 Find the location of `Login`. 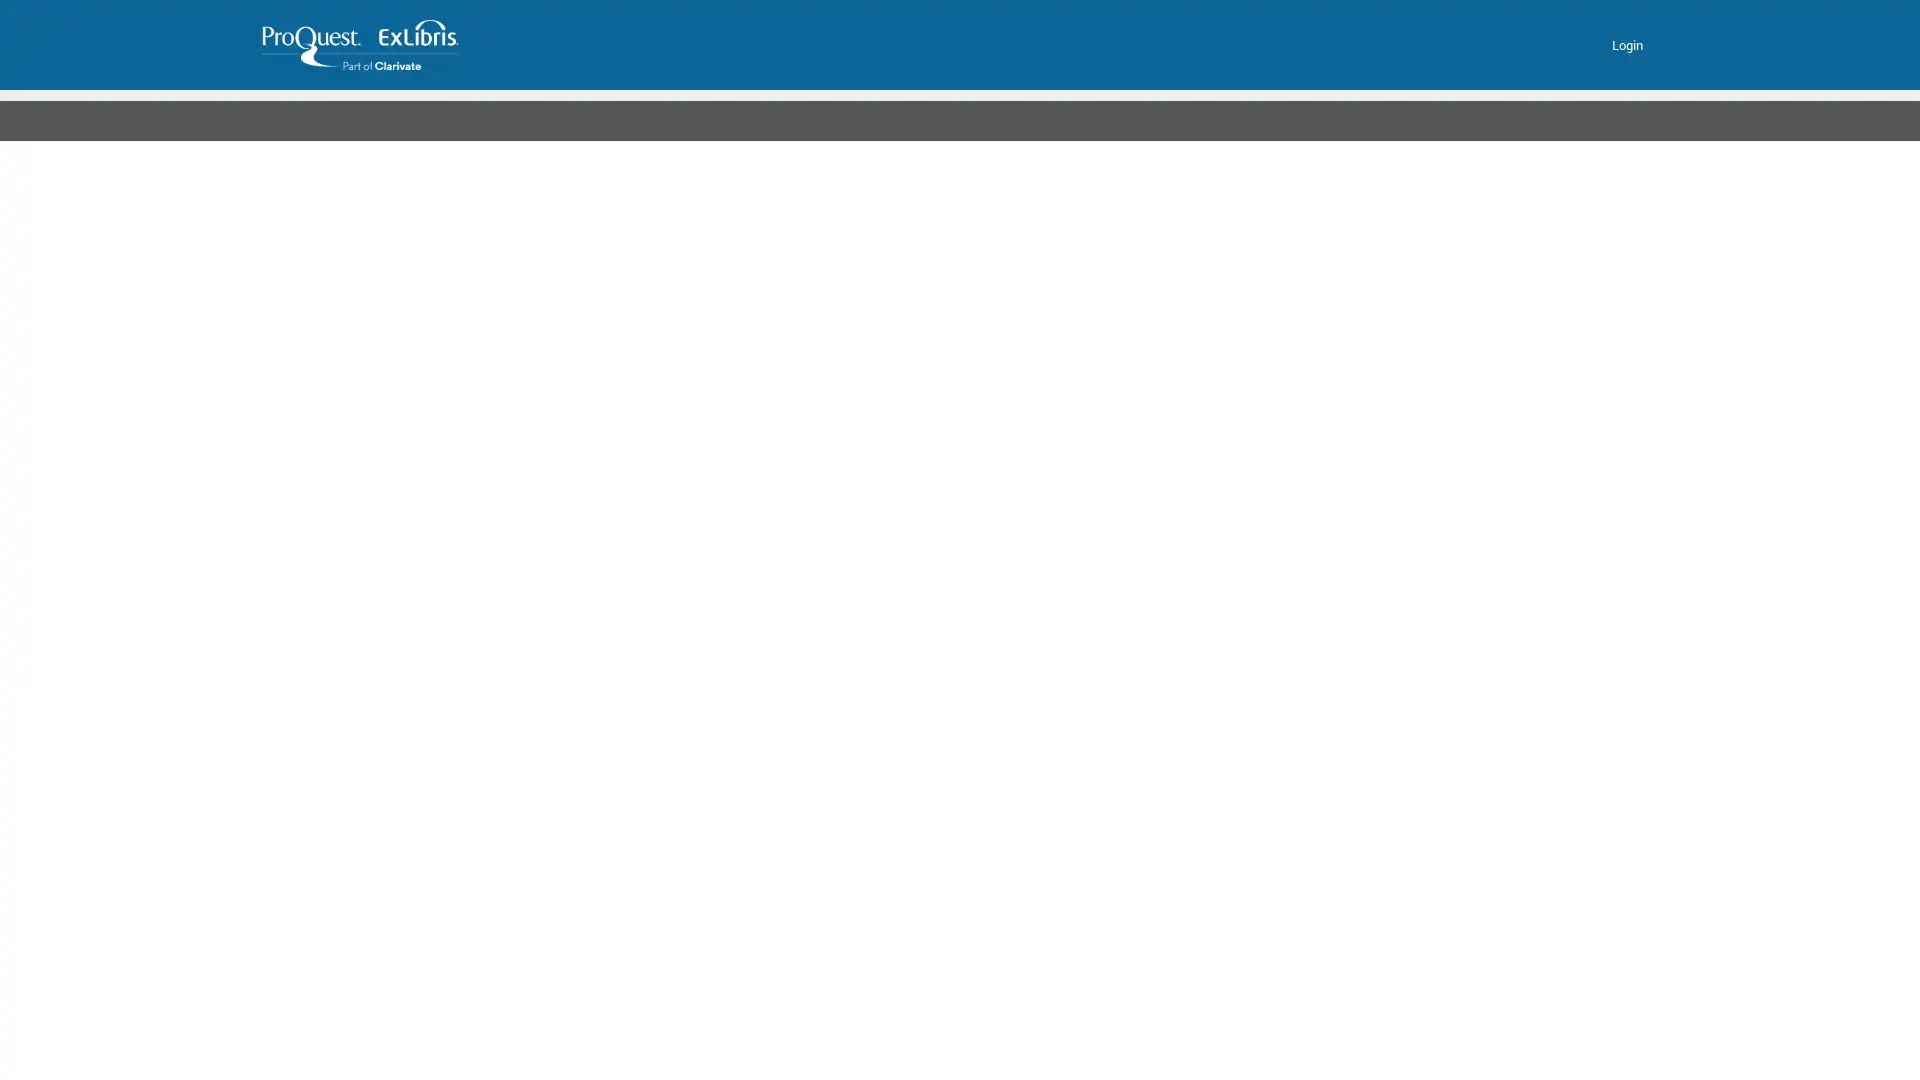

Login is located at coordinates (1627, 45).